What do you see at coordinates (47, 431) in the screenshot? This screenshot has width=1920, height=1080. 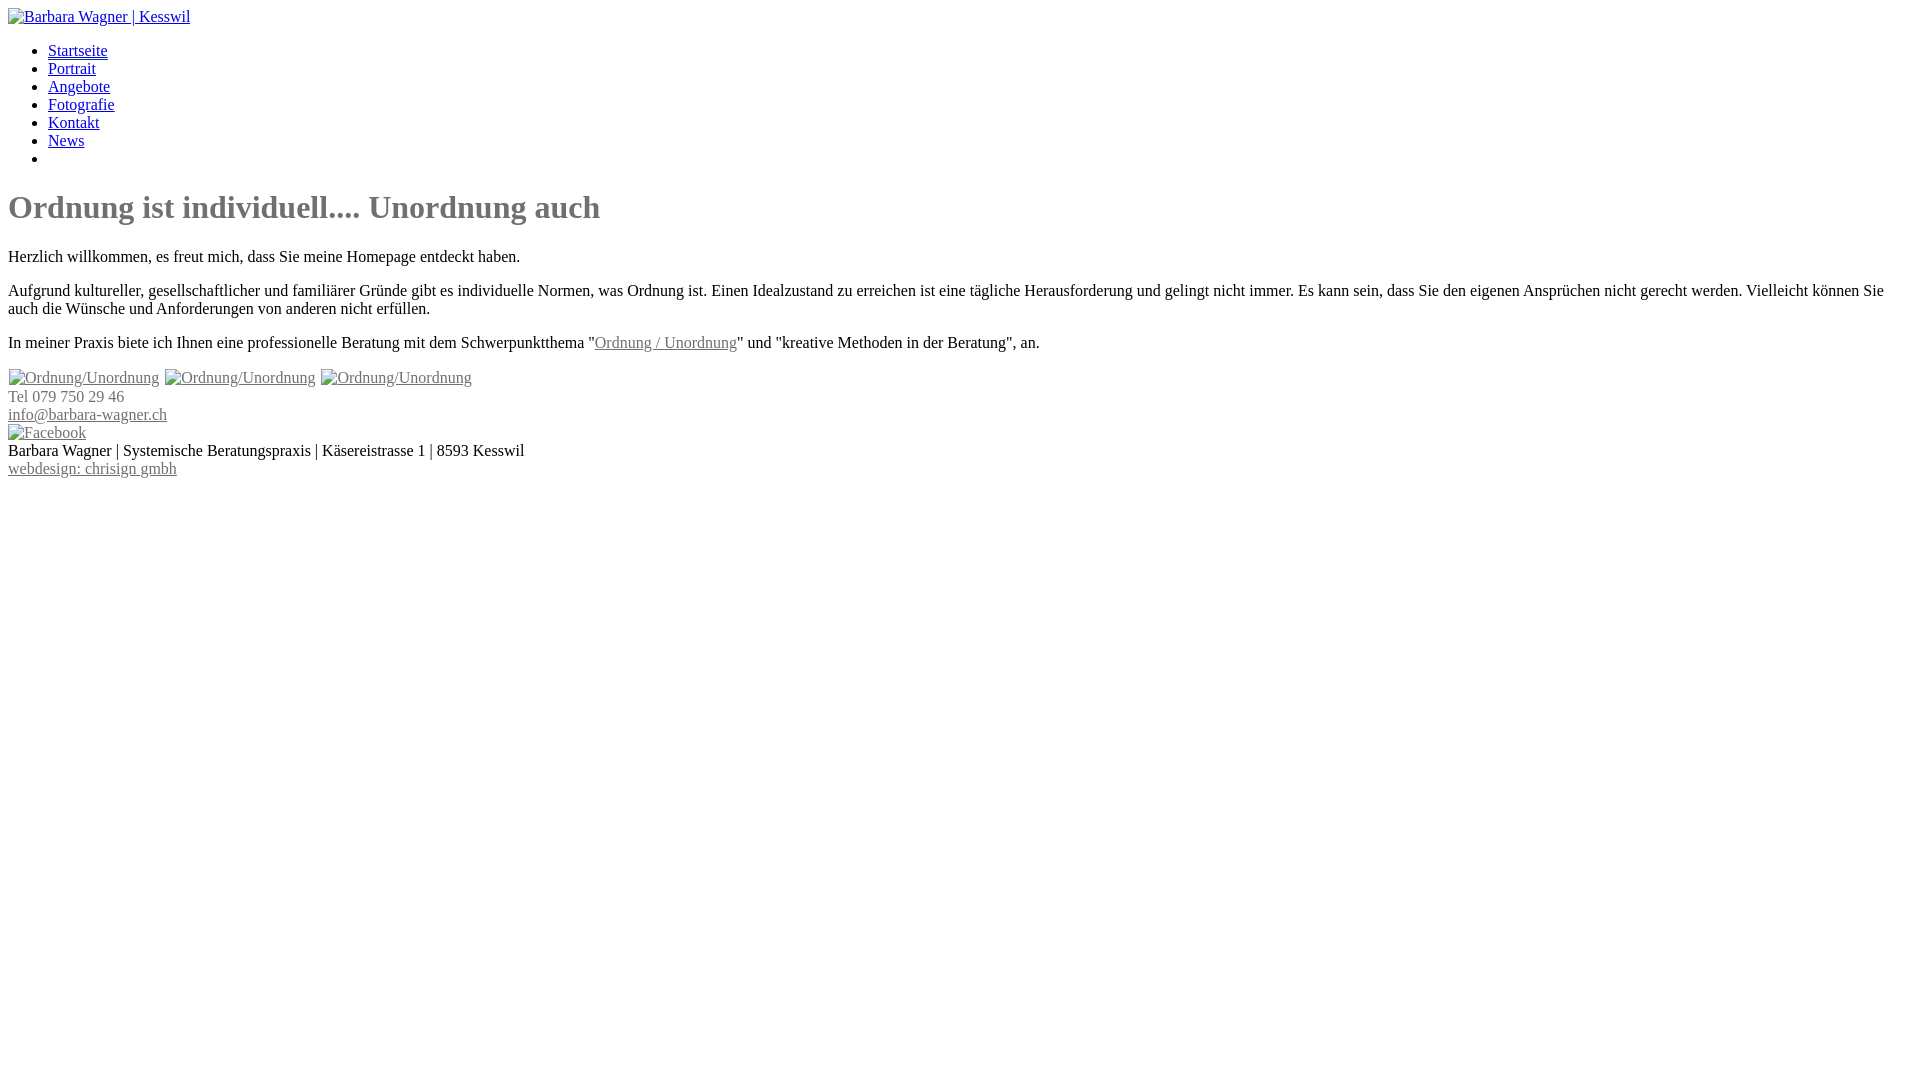 I see `'Barbara Wagner auf Facebook'` at bounding box center [47, 431].